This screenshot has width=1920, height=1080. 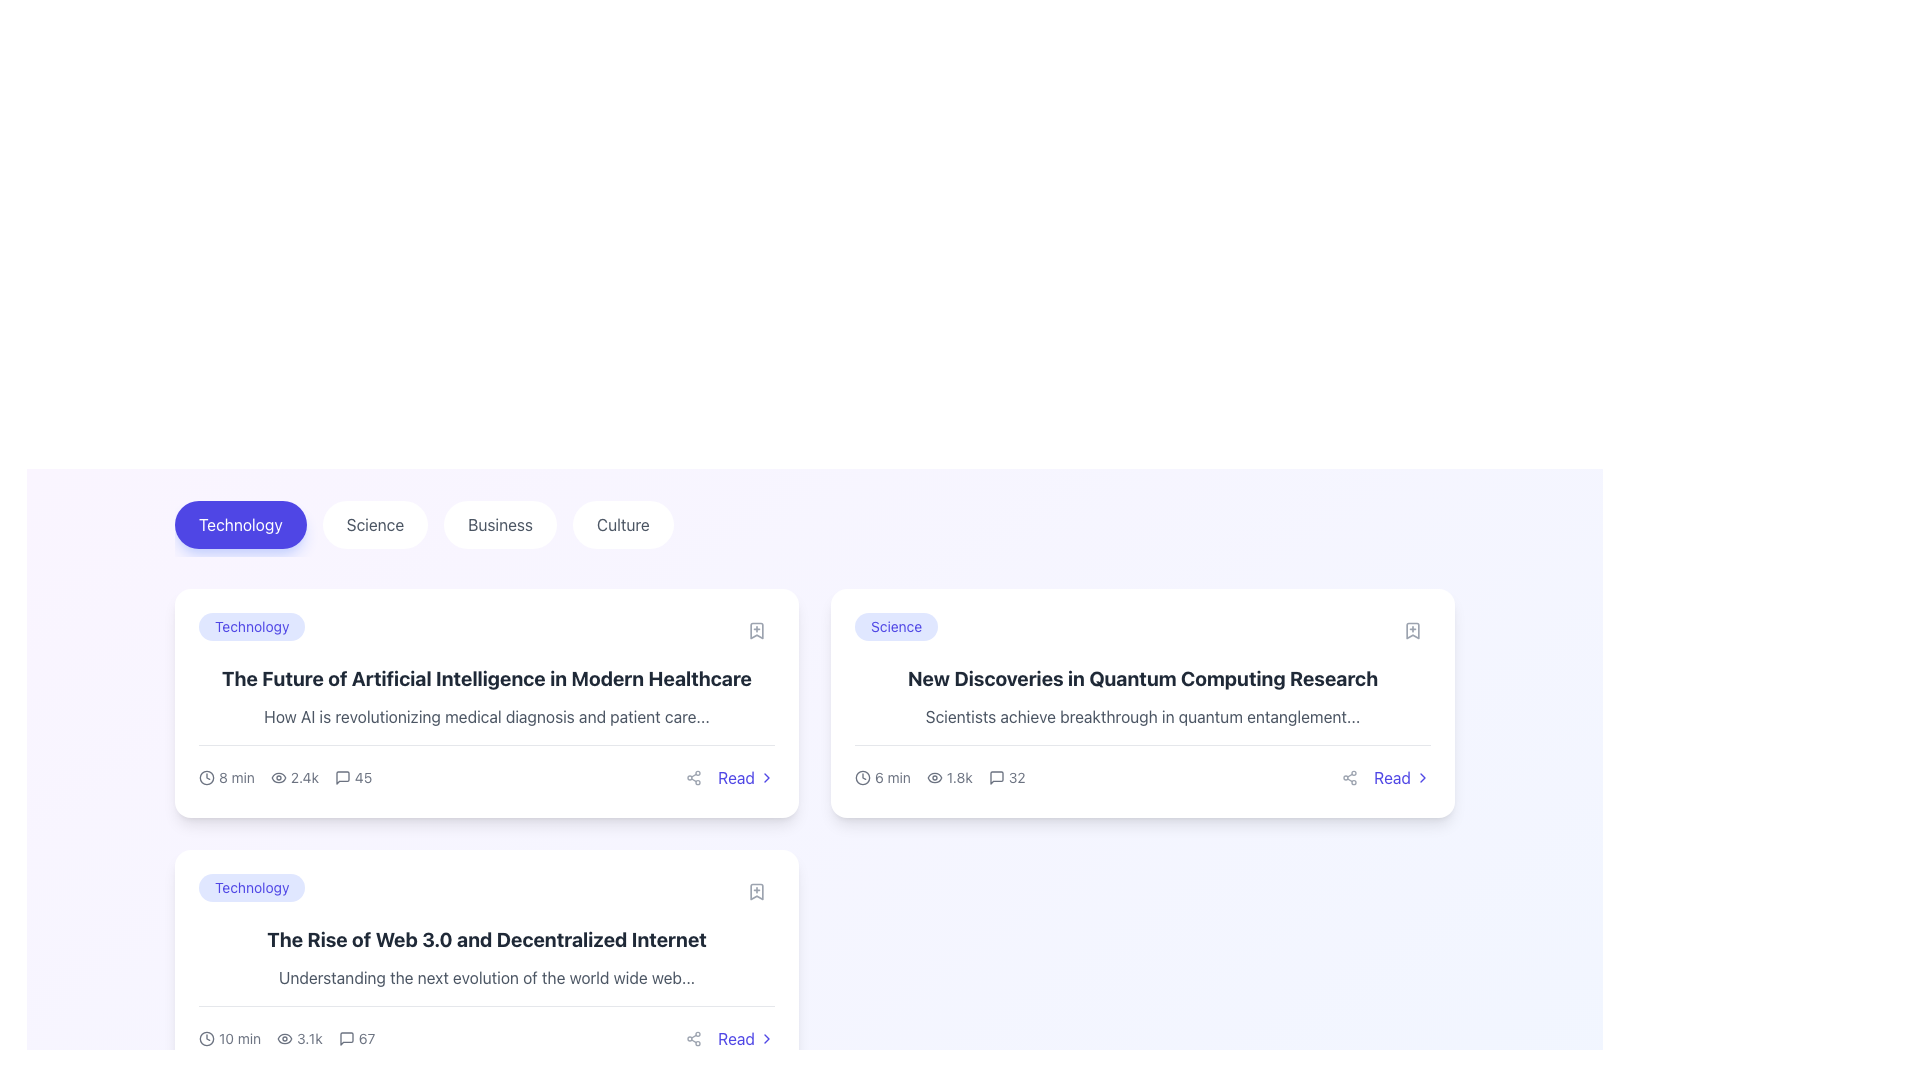 I want to click on the text of the 'Technology' label, which is bold and centered within a light purple background, located at the top-left corner of a card about 'The Future of Artificial Intelligence in Modern Healthcare', so click(x=486, y=631).